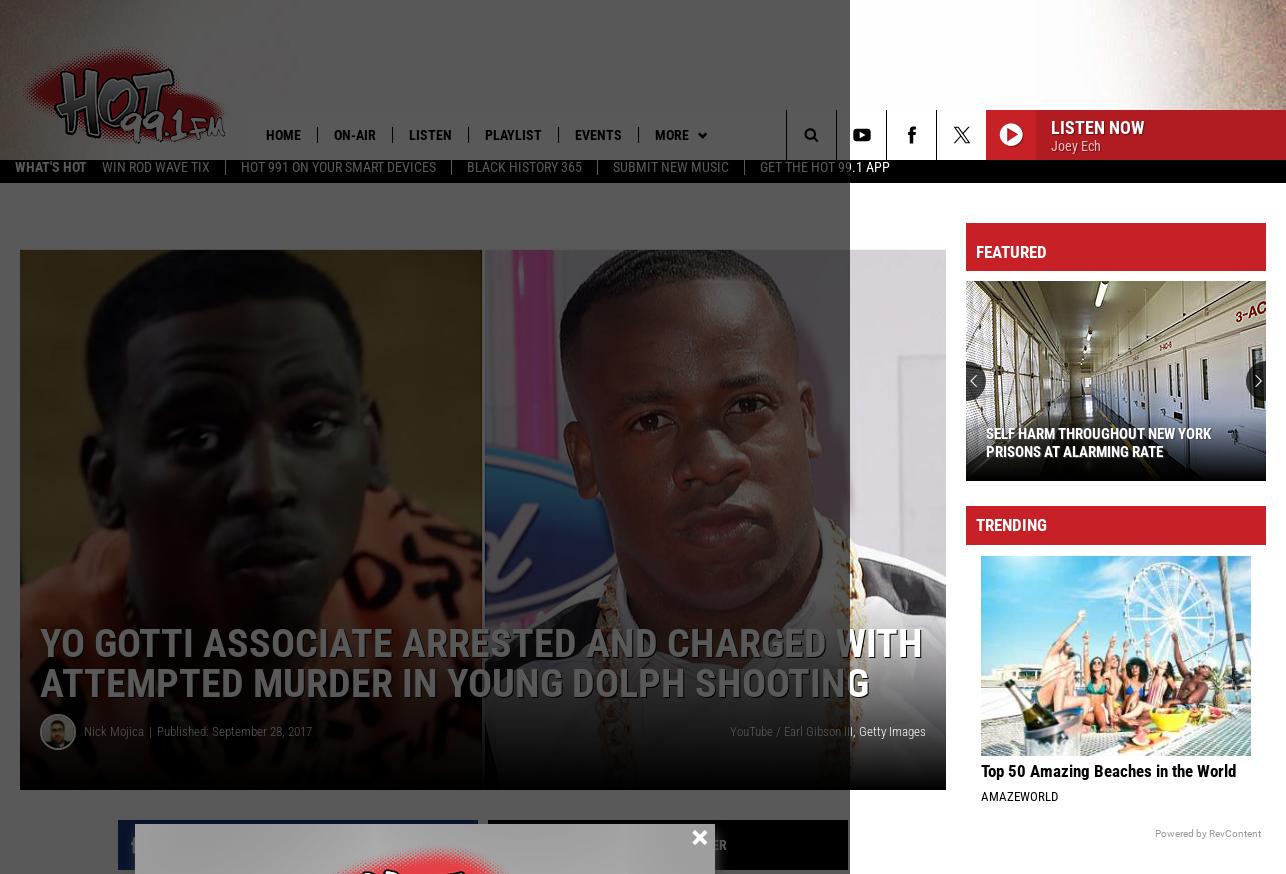 The image size is (1286, 874). What do you see at coordinates (1206, 842) in the screenshot?
I see `'Powered by RevContent'` at bounding box center [1206, 842].